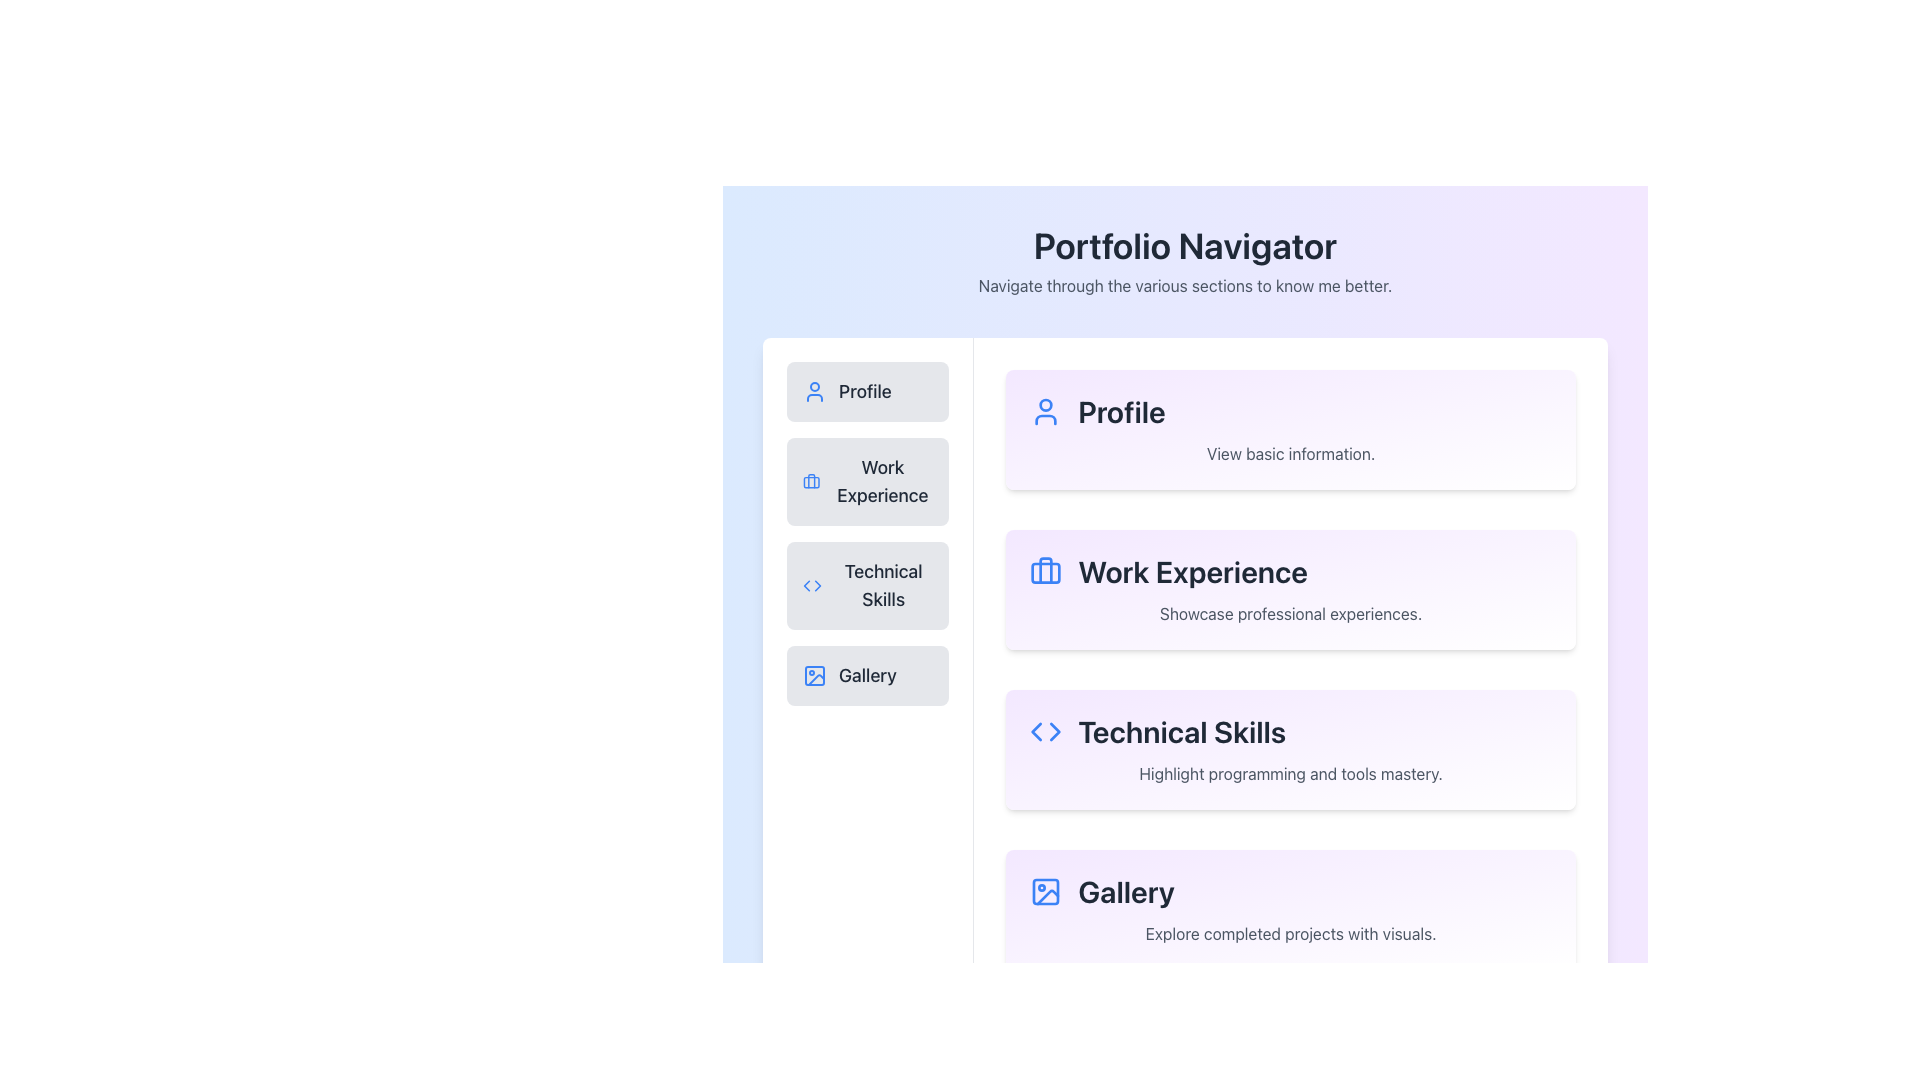 The width and height of the screenshot is (1920, 1080). What do you see at coordinates (1045, 732) in the screenshot?
I see `the coding skills icon located to the left of the text 'Technical Skills'` at bounding box center [1045, 732].